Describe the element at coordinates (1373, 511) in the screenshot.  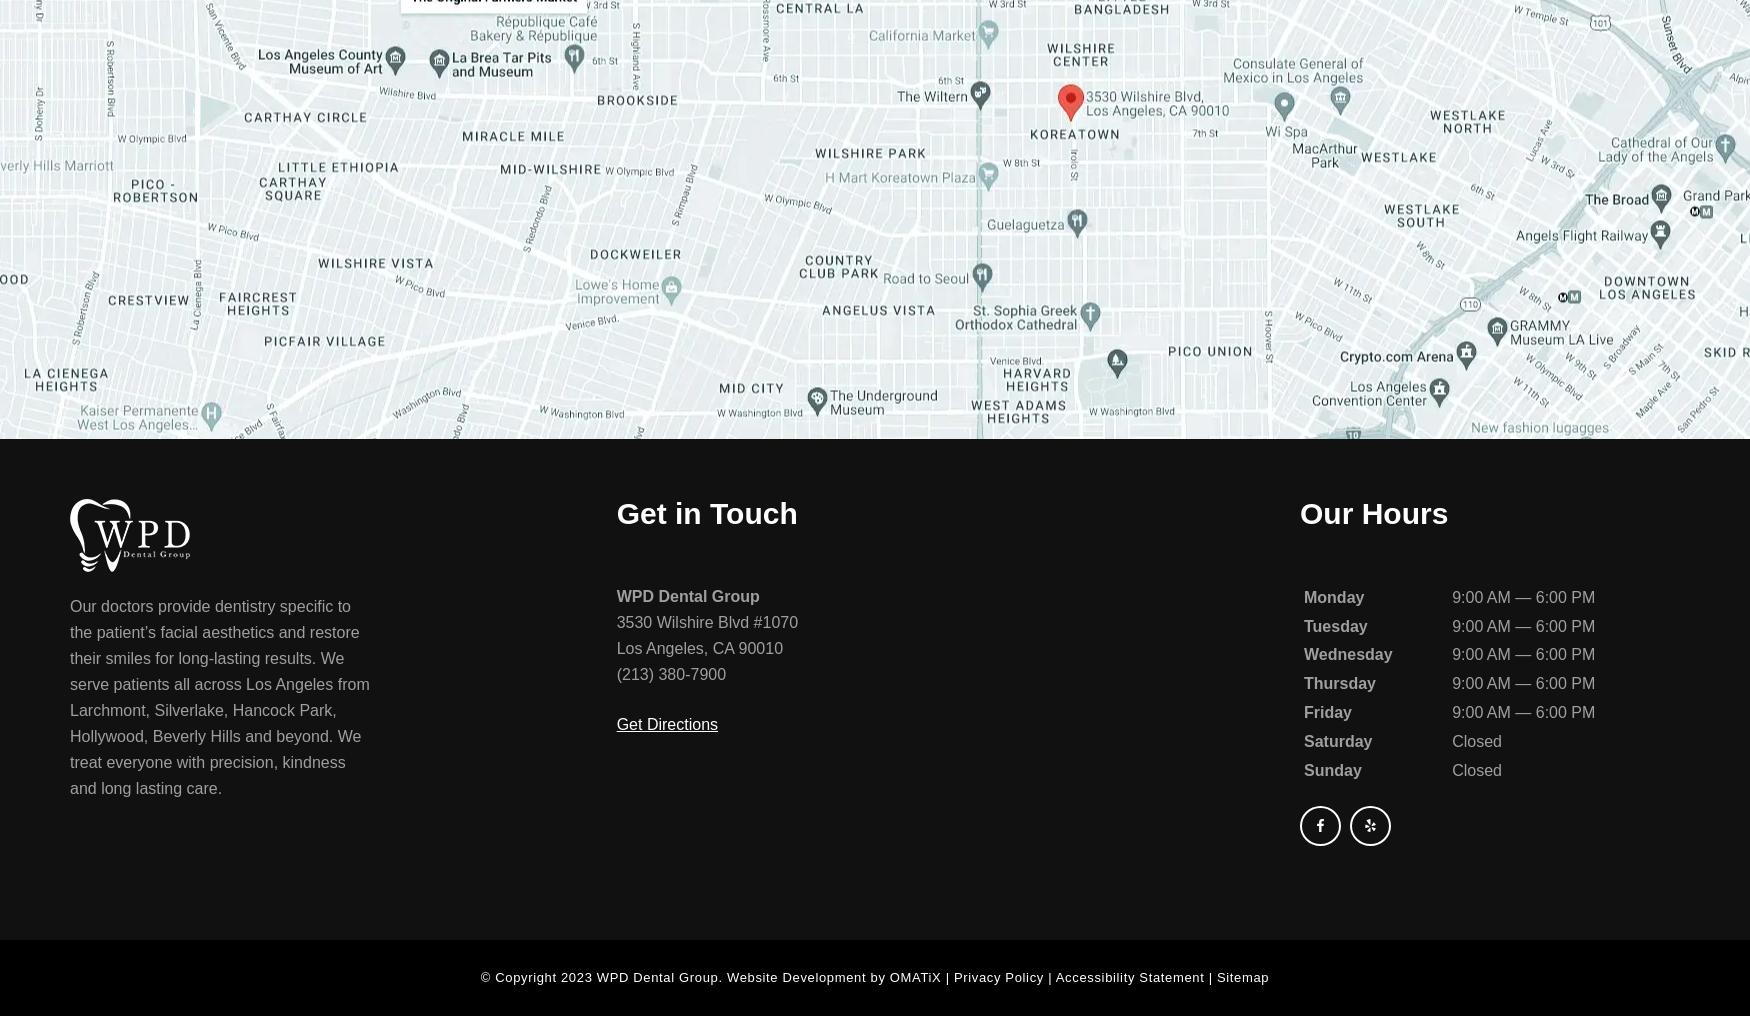
I see `'Our Hours'` at that location.